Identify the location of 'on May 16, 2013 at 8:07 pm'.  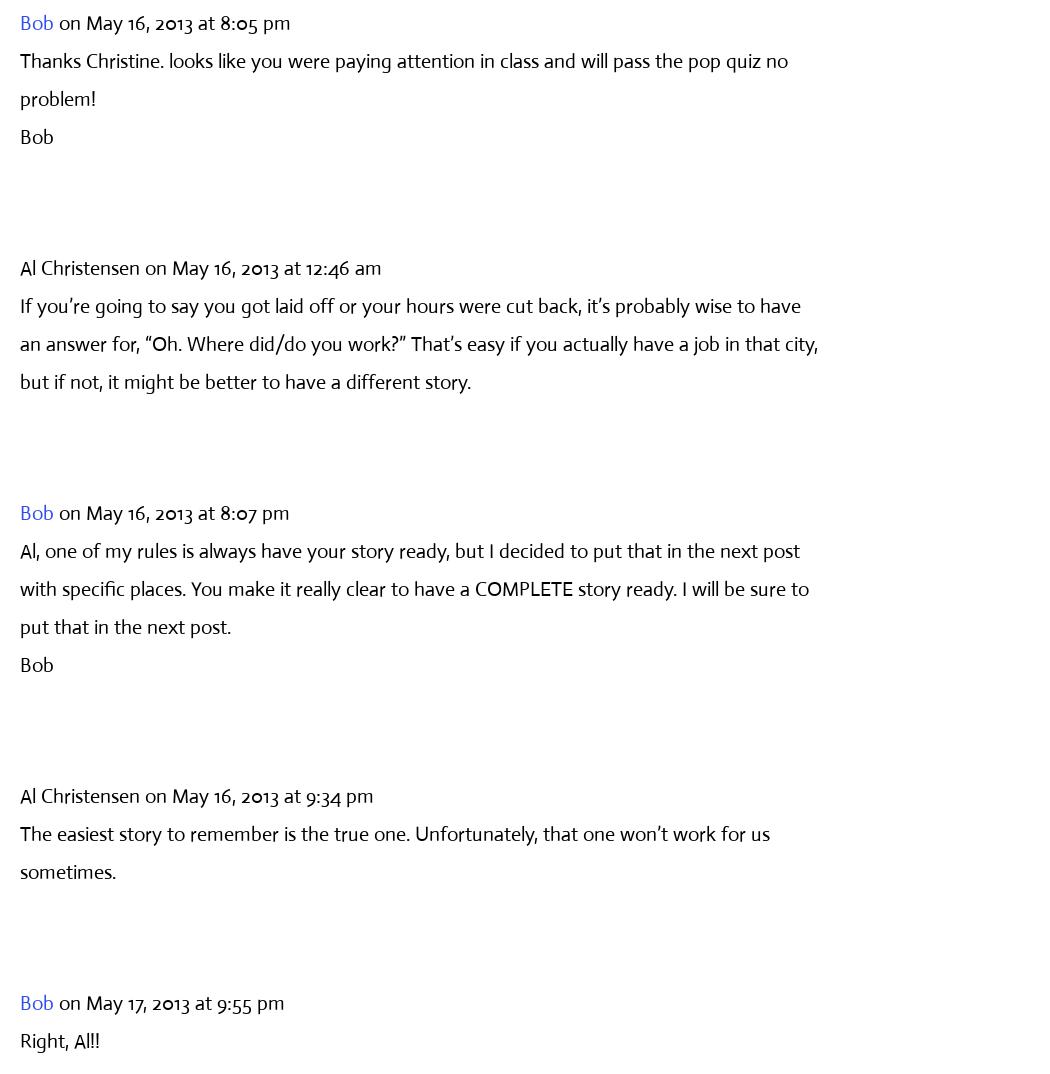
(174, 512).